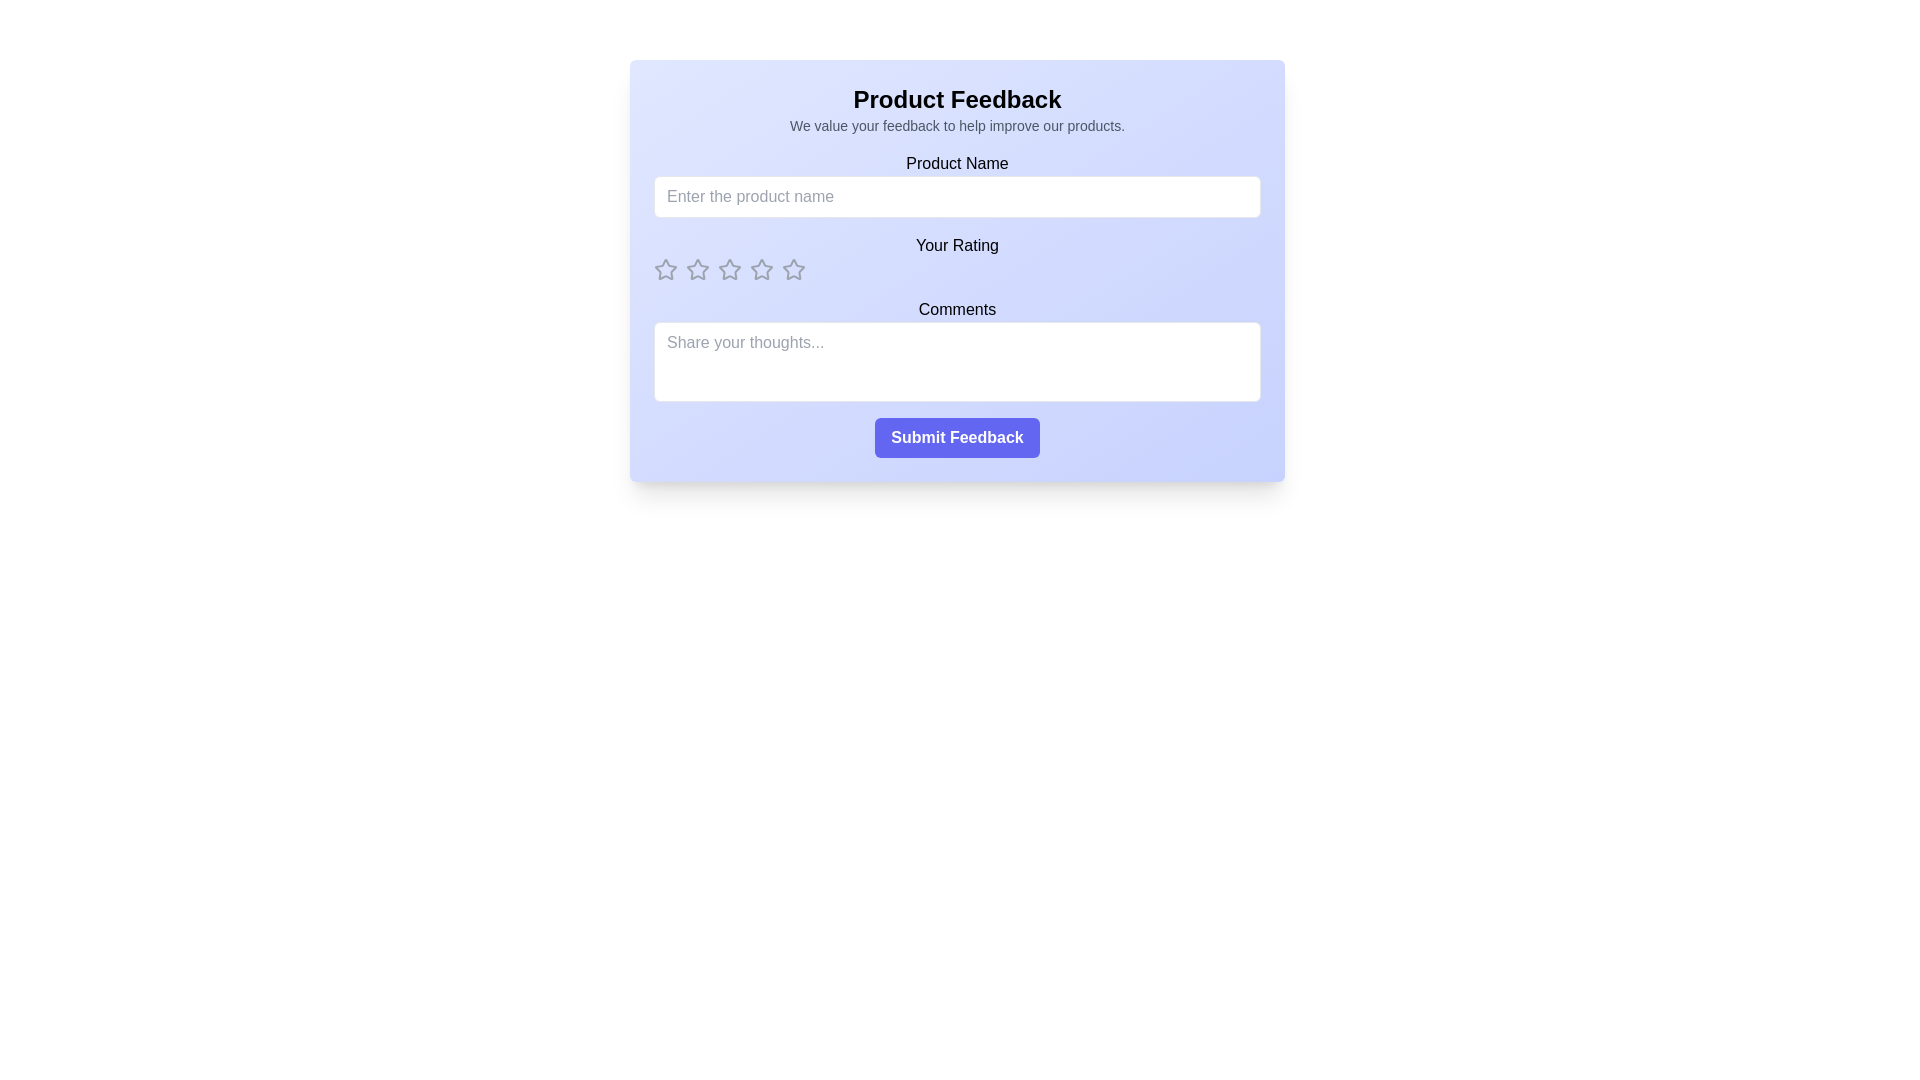 This screenshot has height=1080, width=1920. Describe the element at coordinates (697, 270) in the screenshot. I see `the third star icon in the row of five, located under the label 'Your Rating' in a feedback form` at that location.